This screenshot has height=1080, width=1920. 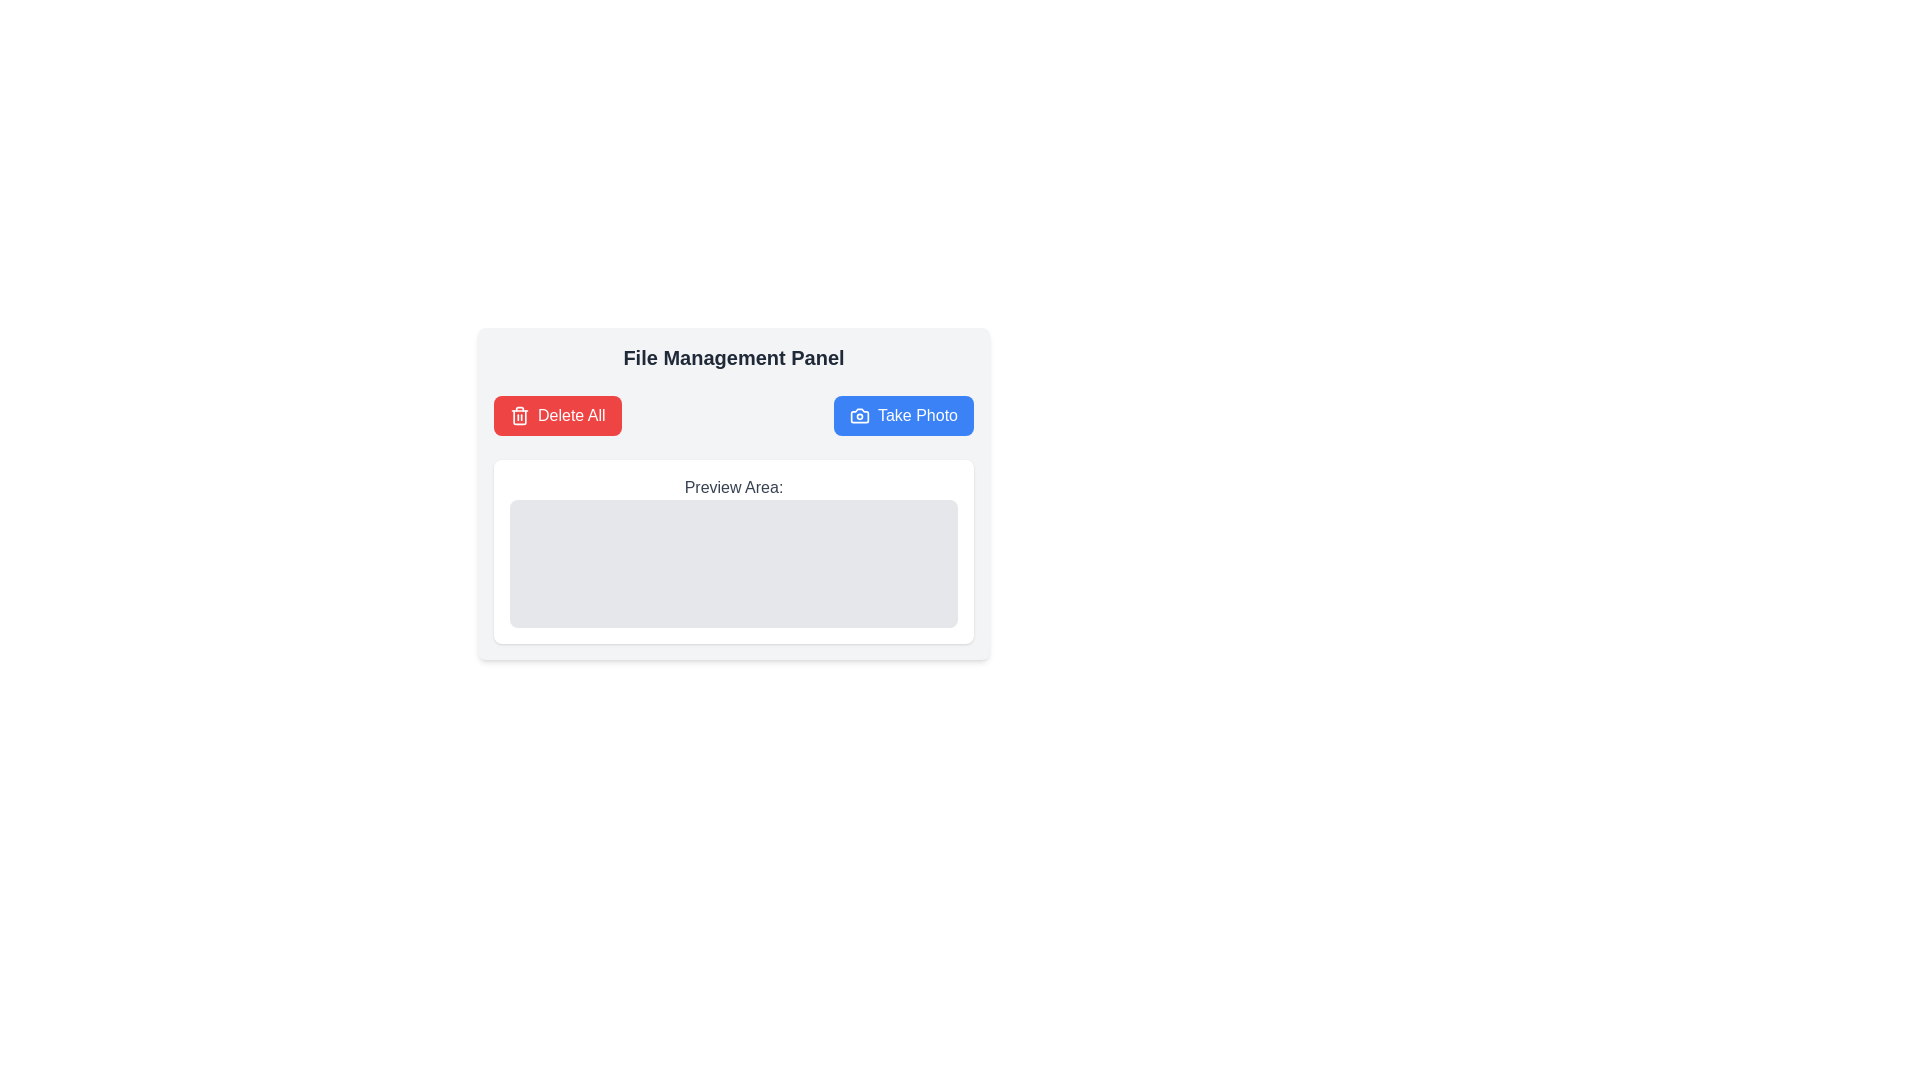 I want to click on the photo capture button located on the right-hand side of the 'File Management Panel', next to the 'Delete All' button, so click(x=902, y=415).